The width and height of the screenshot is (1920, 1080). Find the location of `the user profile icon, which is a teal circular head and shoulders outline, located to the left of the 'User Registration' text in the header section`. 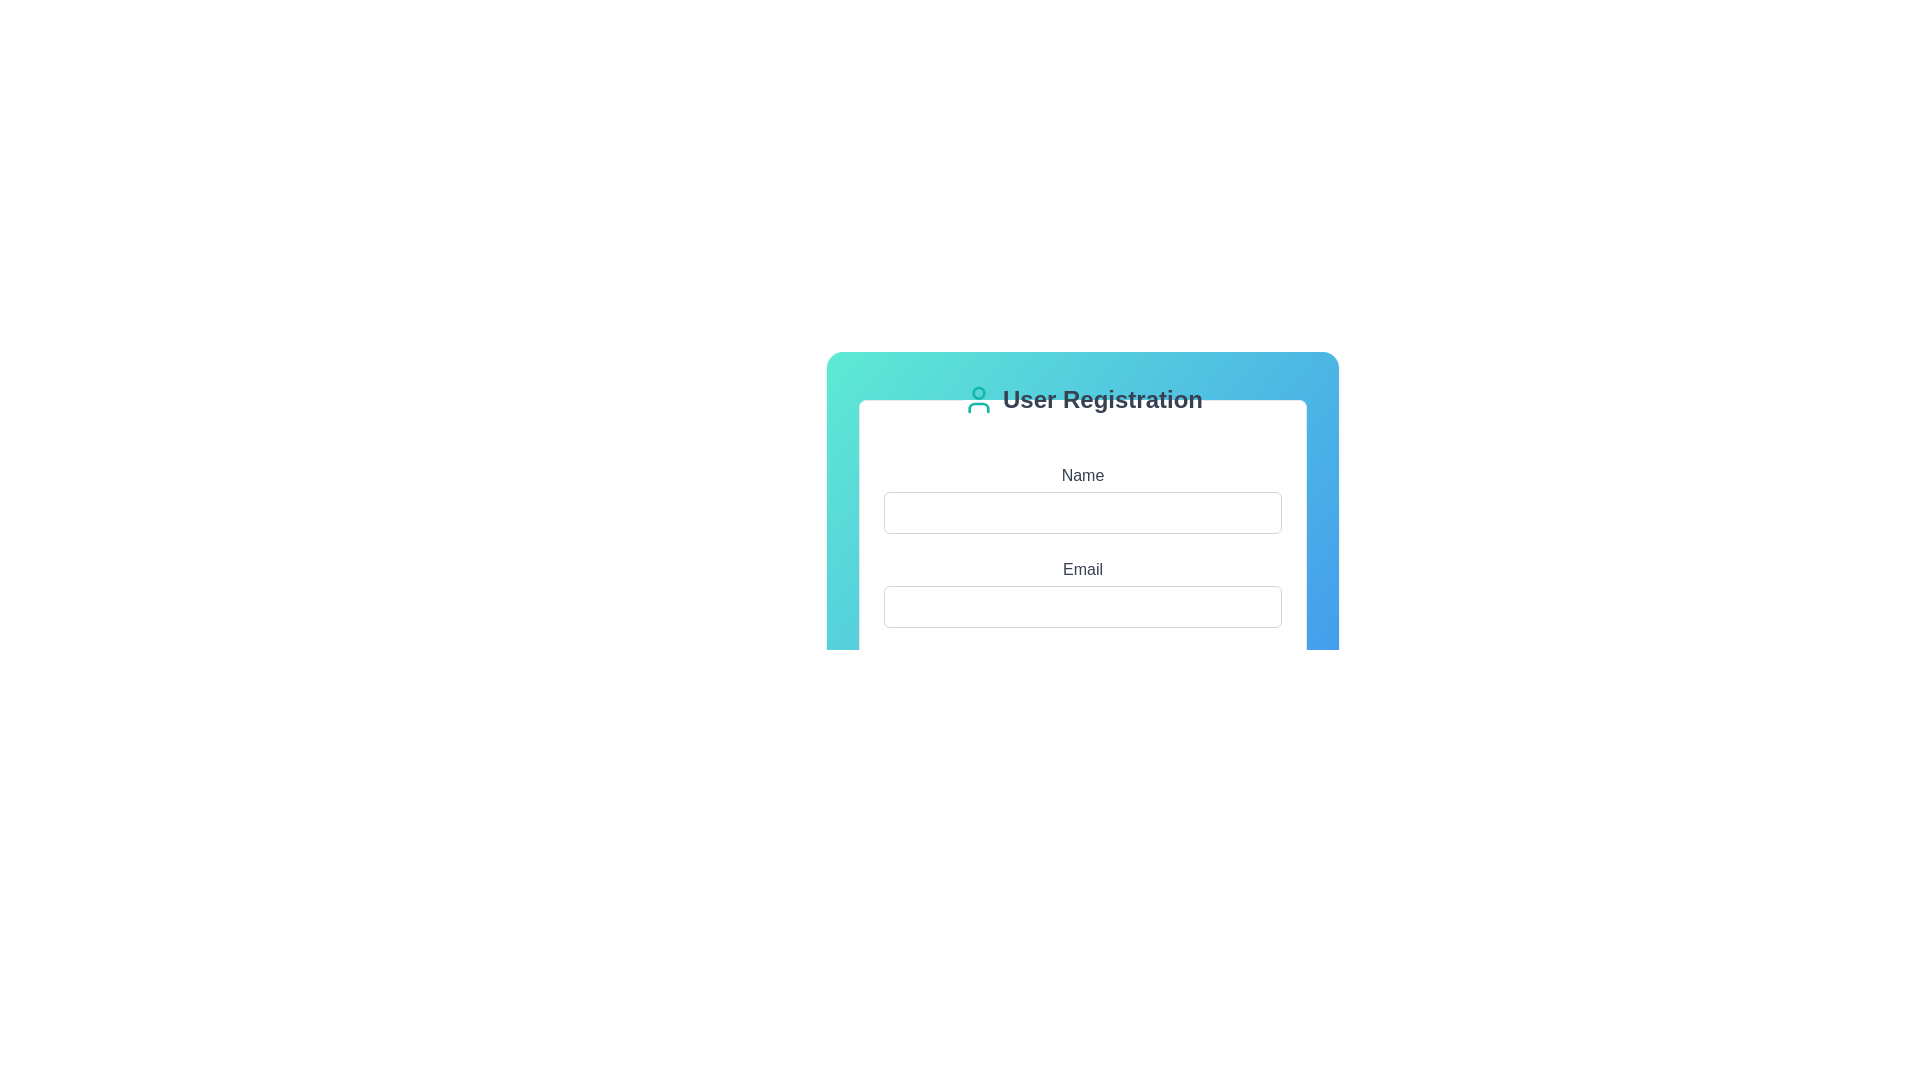

the user profile icon, which is a teal circular head and shoulders outline, located to the left of the 'User Registration' text in the header section is located at coordinates (979, 400).